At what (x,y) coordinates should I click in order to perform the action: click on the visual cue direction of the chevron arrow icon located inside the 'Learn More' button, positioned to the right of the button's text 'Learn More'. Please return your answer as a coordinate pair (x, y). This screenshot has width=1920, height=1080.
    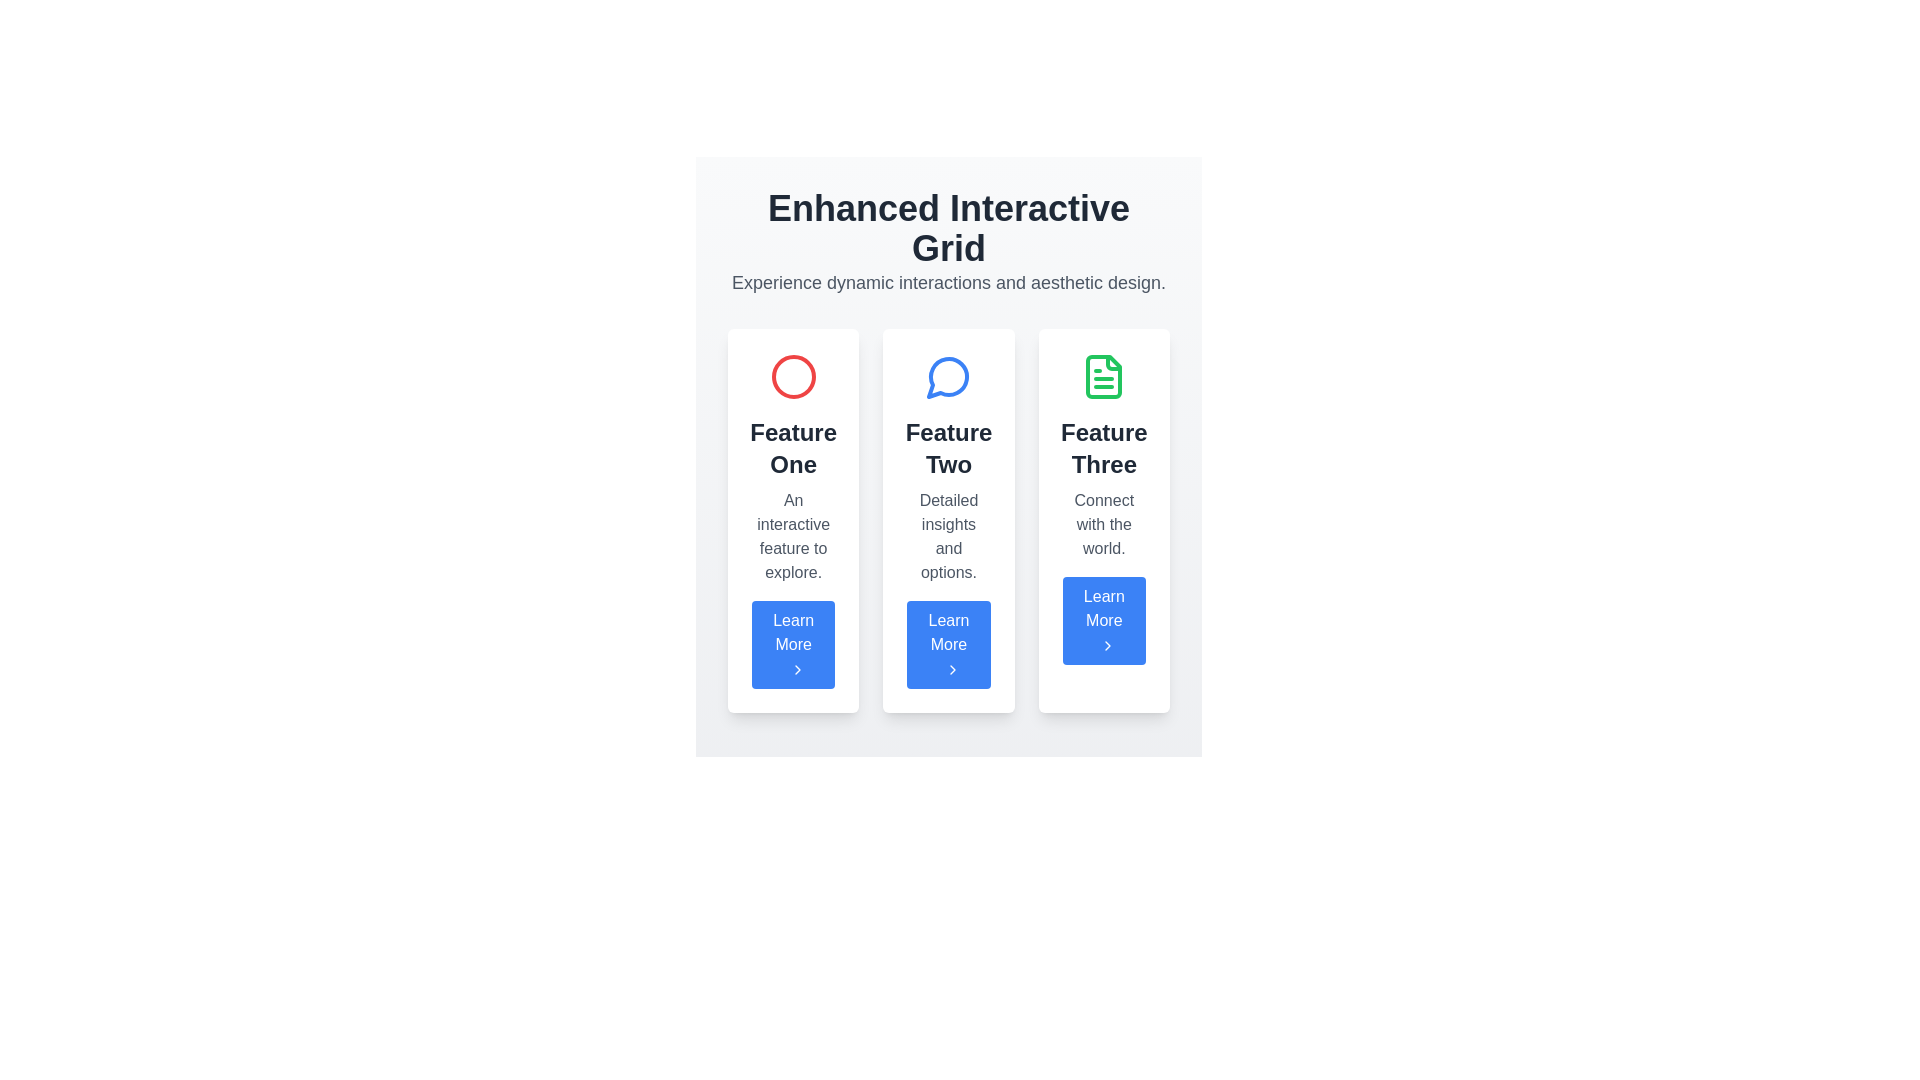
    Looking at the image, I should click on (796, 669).